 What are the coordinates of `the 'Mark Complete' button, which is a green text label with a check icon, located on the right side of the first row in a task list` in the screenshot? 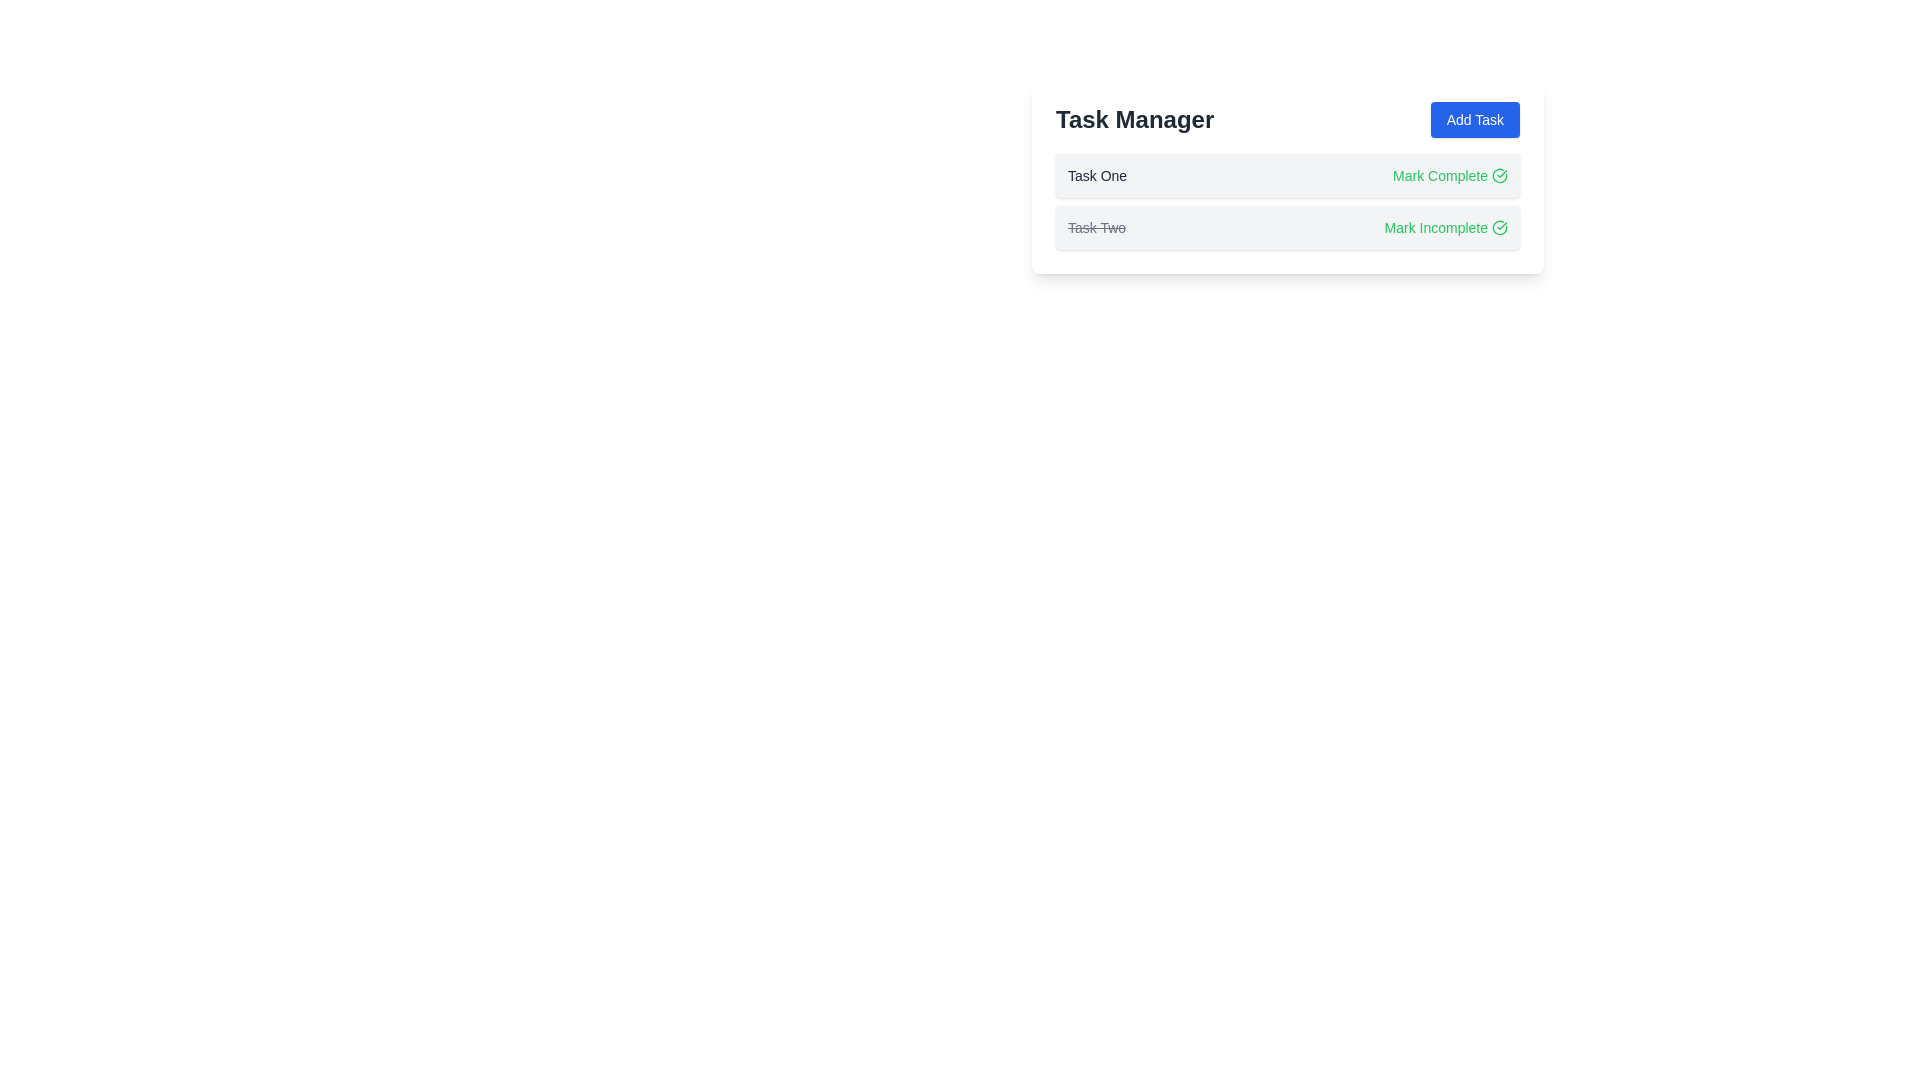 It's located at (1450, 175).